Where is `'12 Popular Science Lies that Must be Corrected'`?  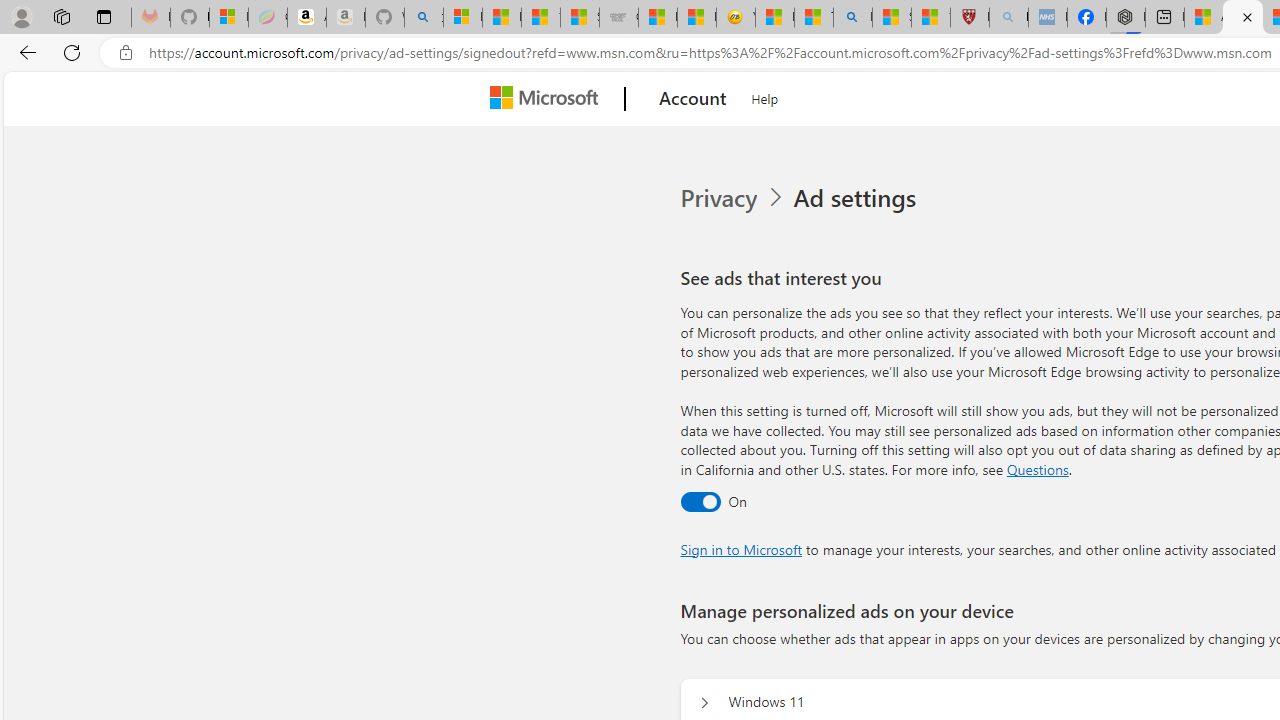 '12 Popular Science Lies that Must be Corrected' is located at coordinates (929, 17).